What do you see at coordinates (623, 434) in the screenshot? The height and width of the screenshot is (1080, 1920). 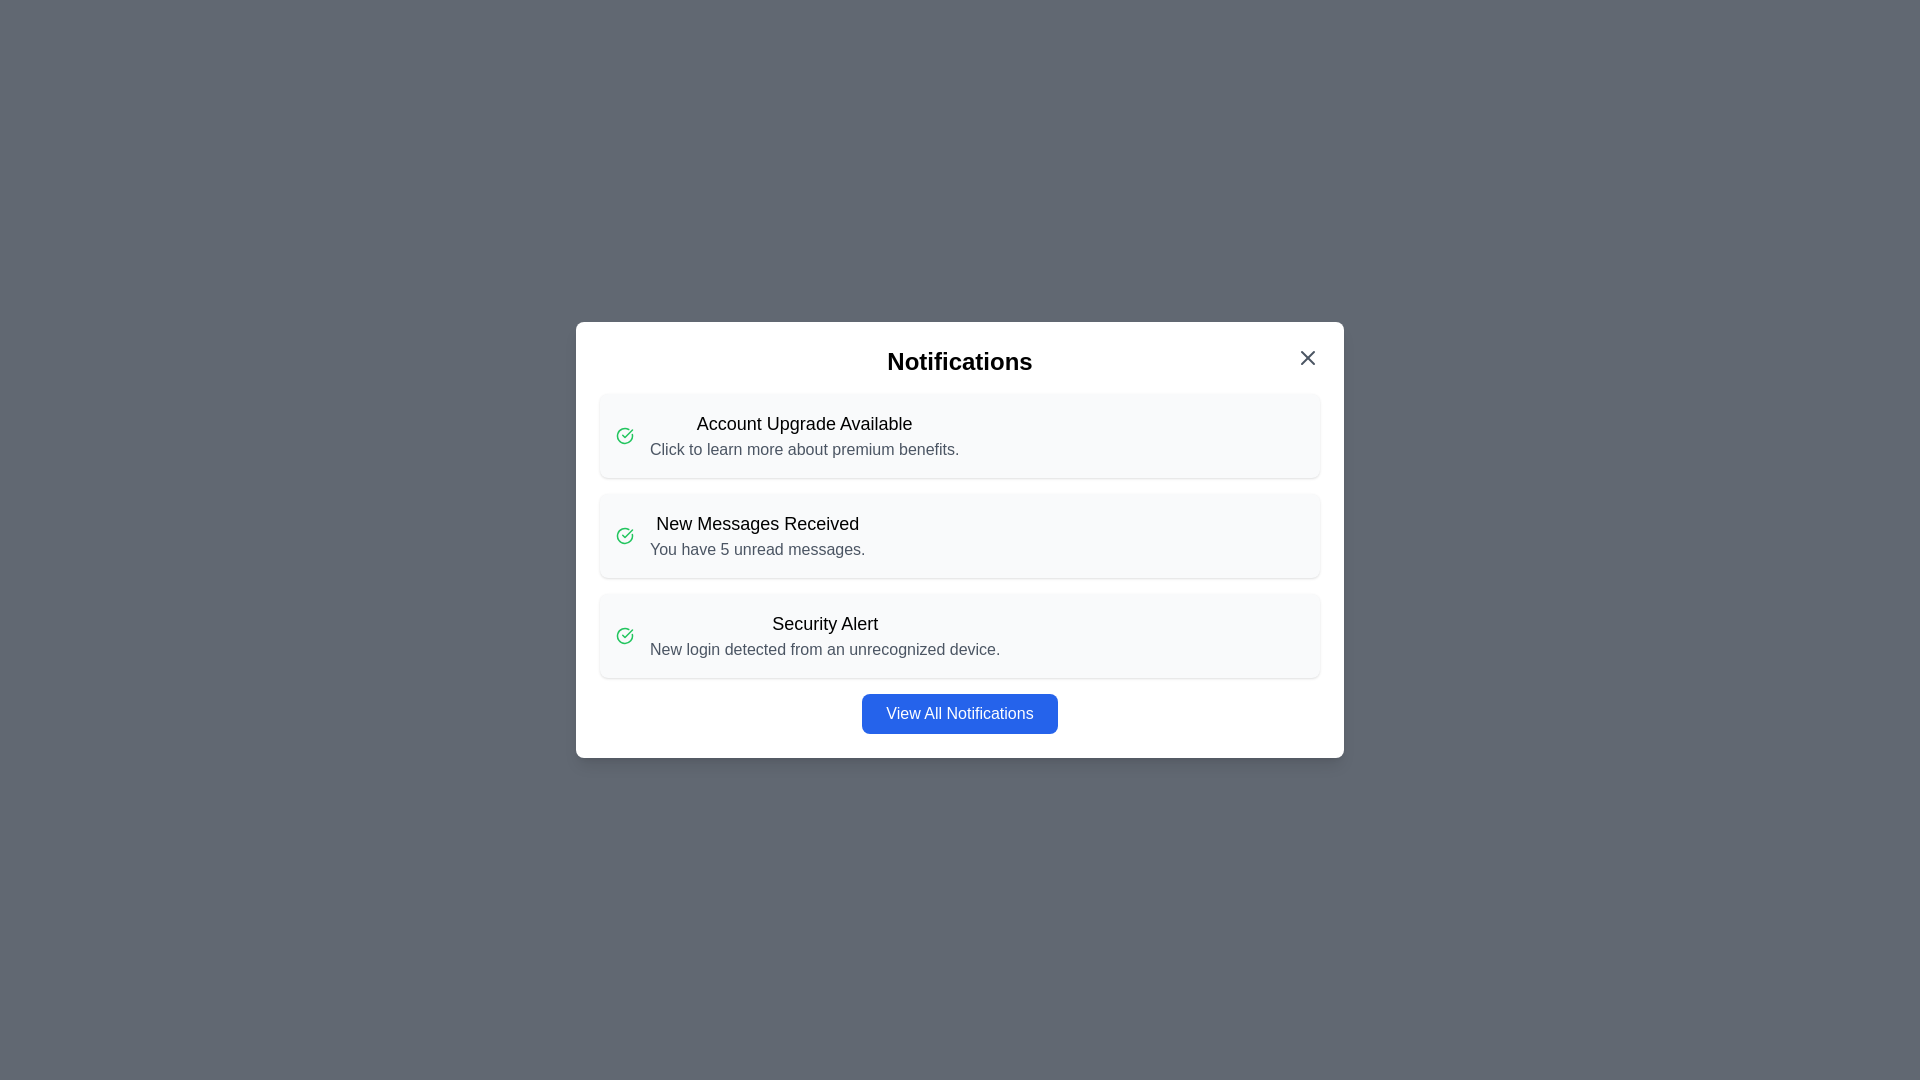 I see `the circular green icon with a checkmark inside, located next to the text 'Account Upgrade Available'` at bounding box center [623, 434].